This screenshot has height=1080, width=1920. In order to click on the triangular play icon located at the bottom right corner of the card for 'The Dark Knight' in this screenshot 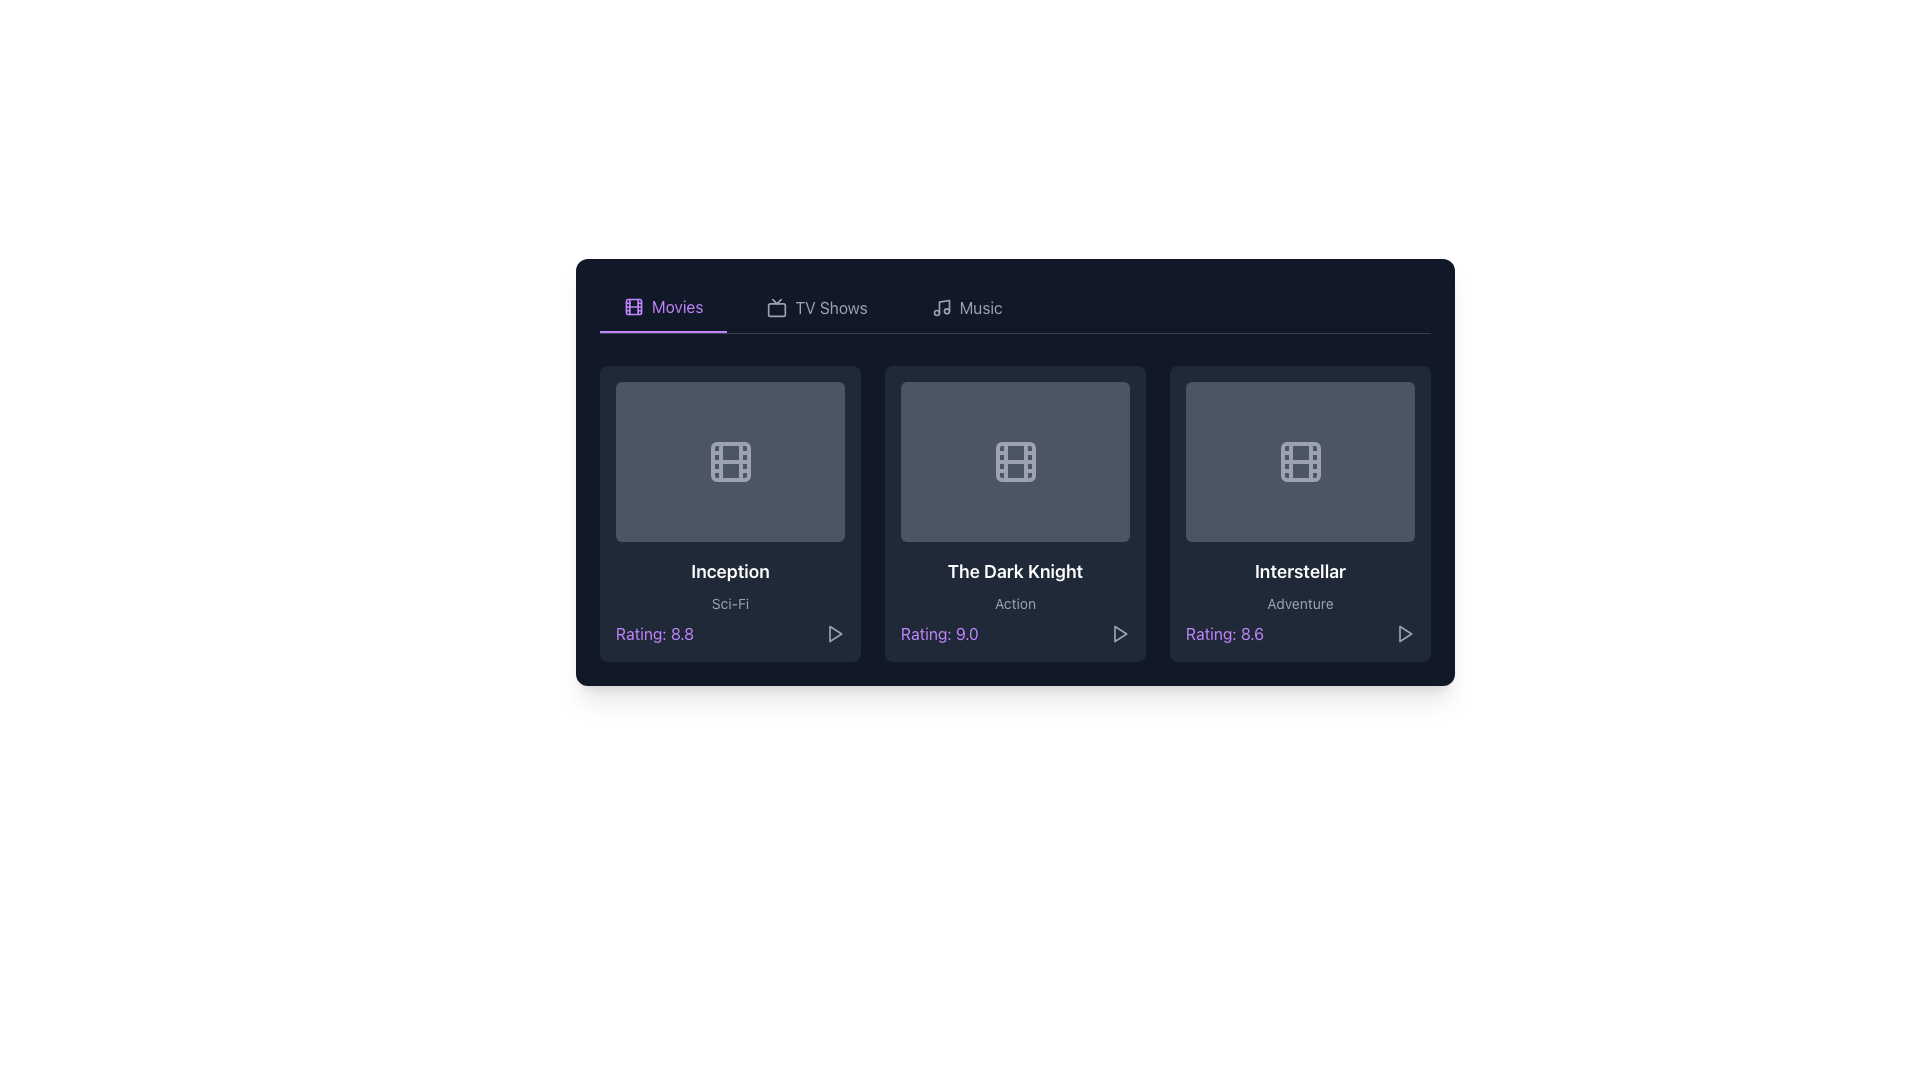, I will do `click(1120, 633)`.